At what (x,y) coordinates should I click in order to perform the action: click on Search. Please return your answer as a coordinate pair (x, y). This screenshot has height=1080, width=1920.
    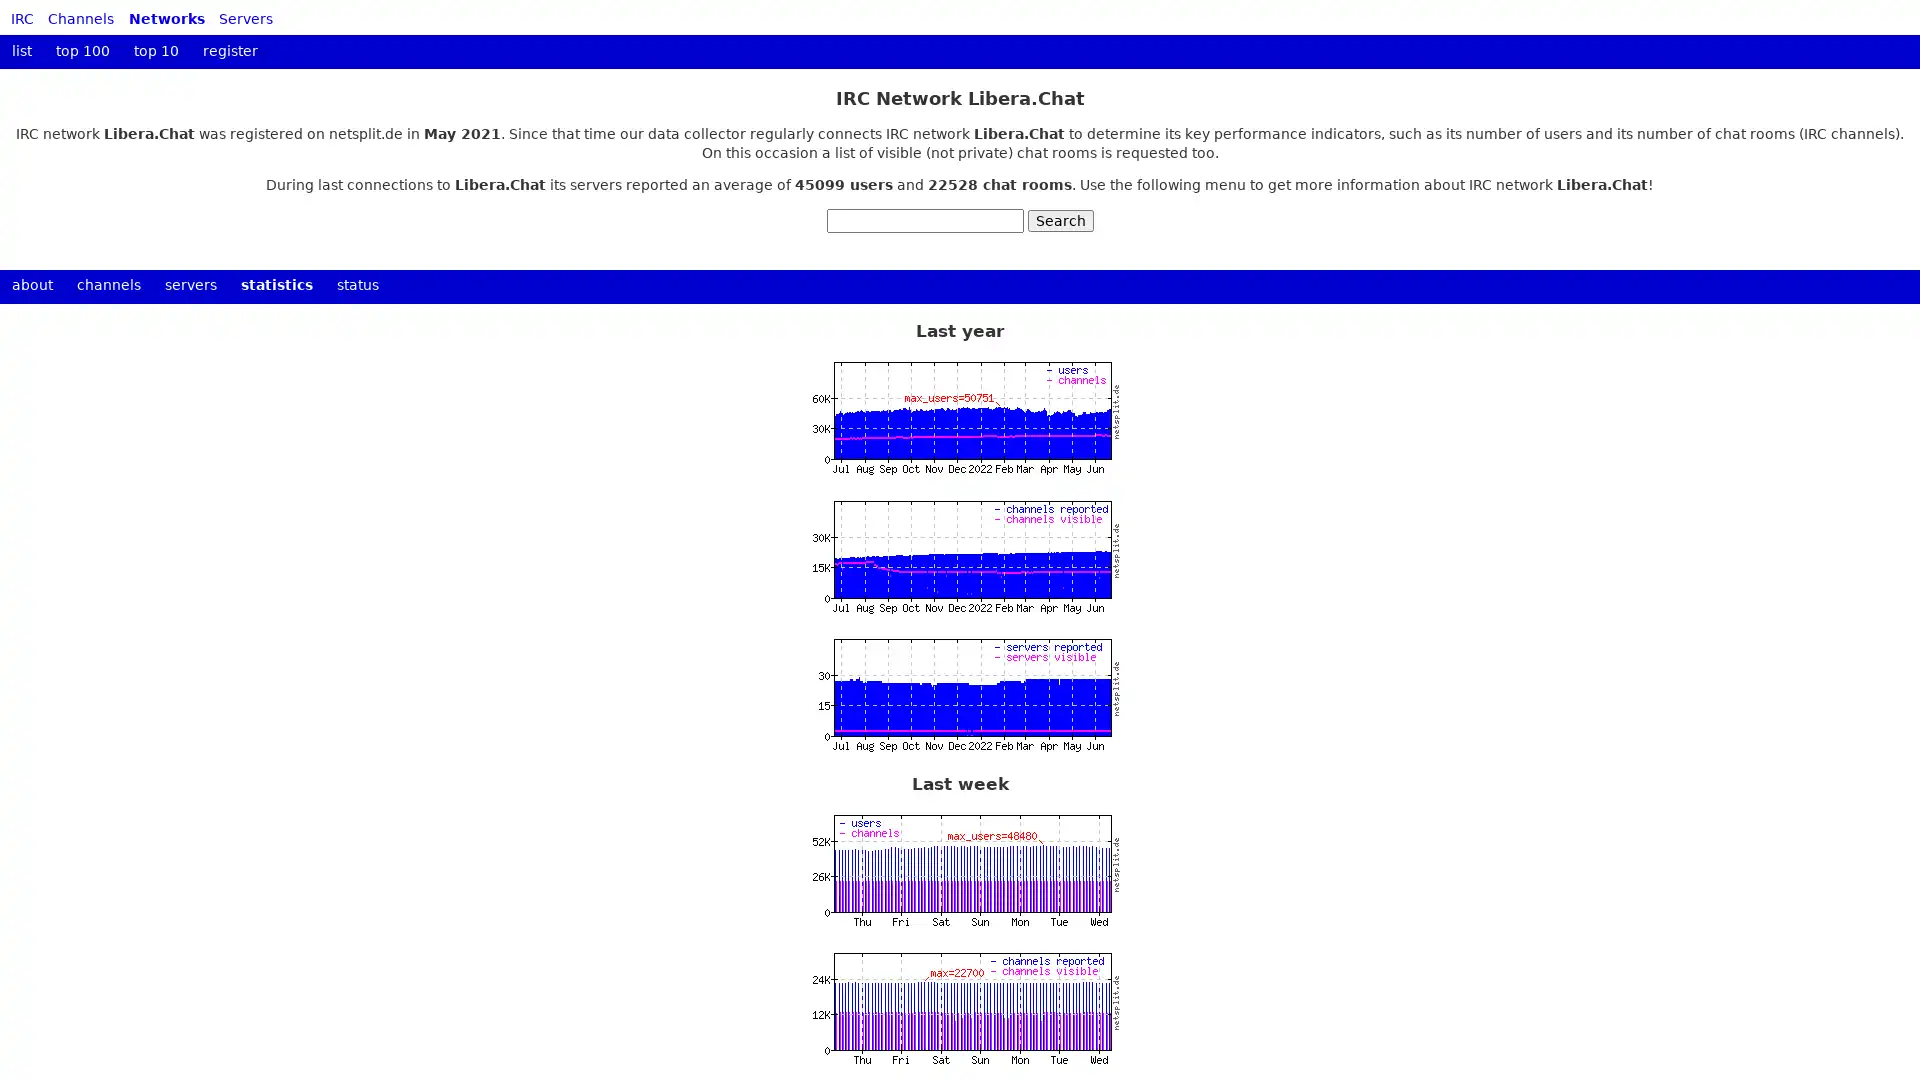
    Looking at the image, I should click on (1059, 219).